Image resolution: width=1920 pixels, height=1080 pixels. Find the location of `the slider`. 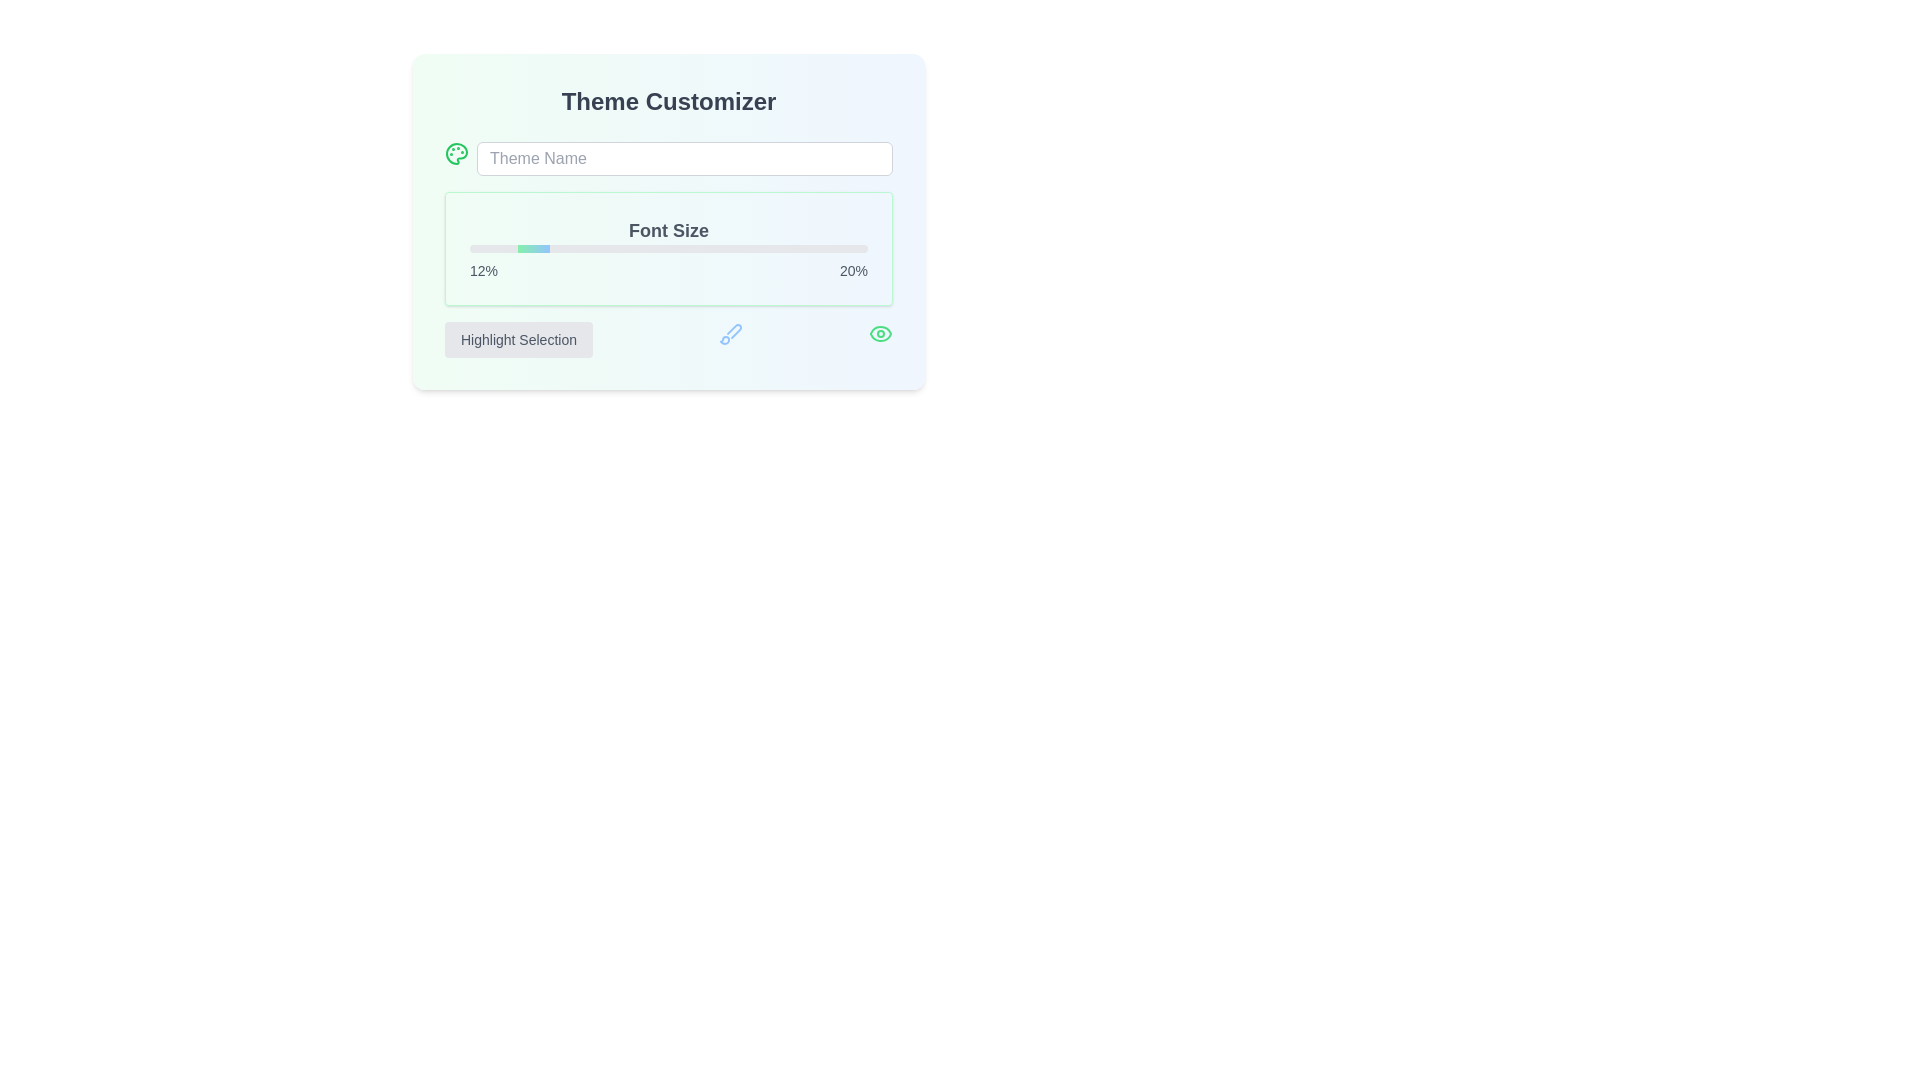

the slider is located at coordinates (712, 248).